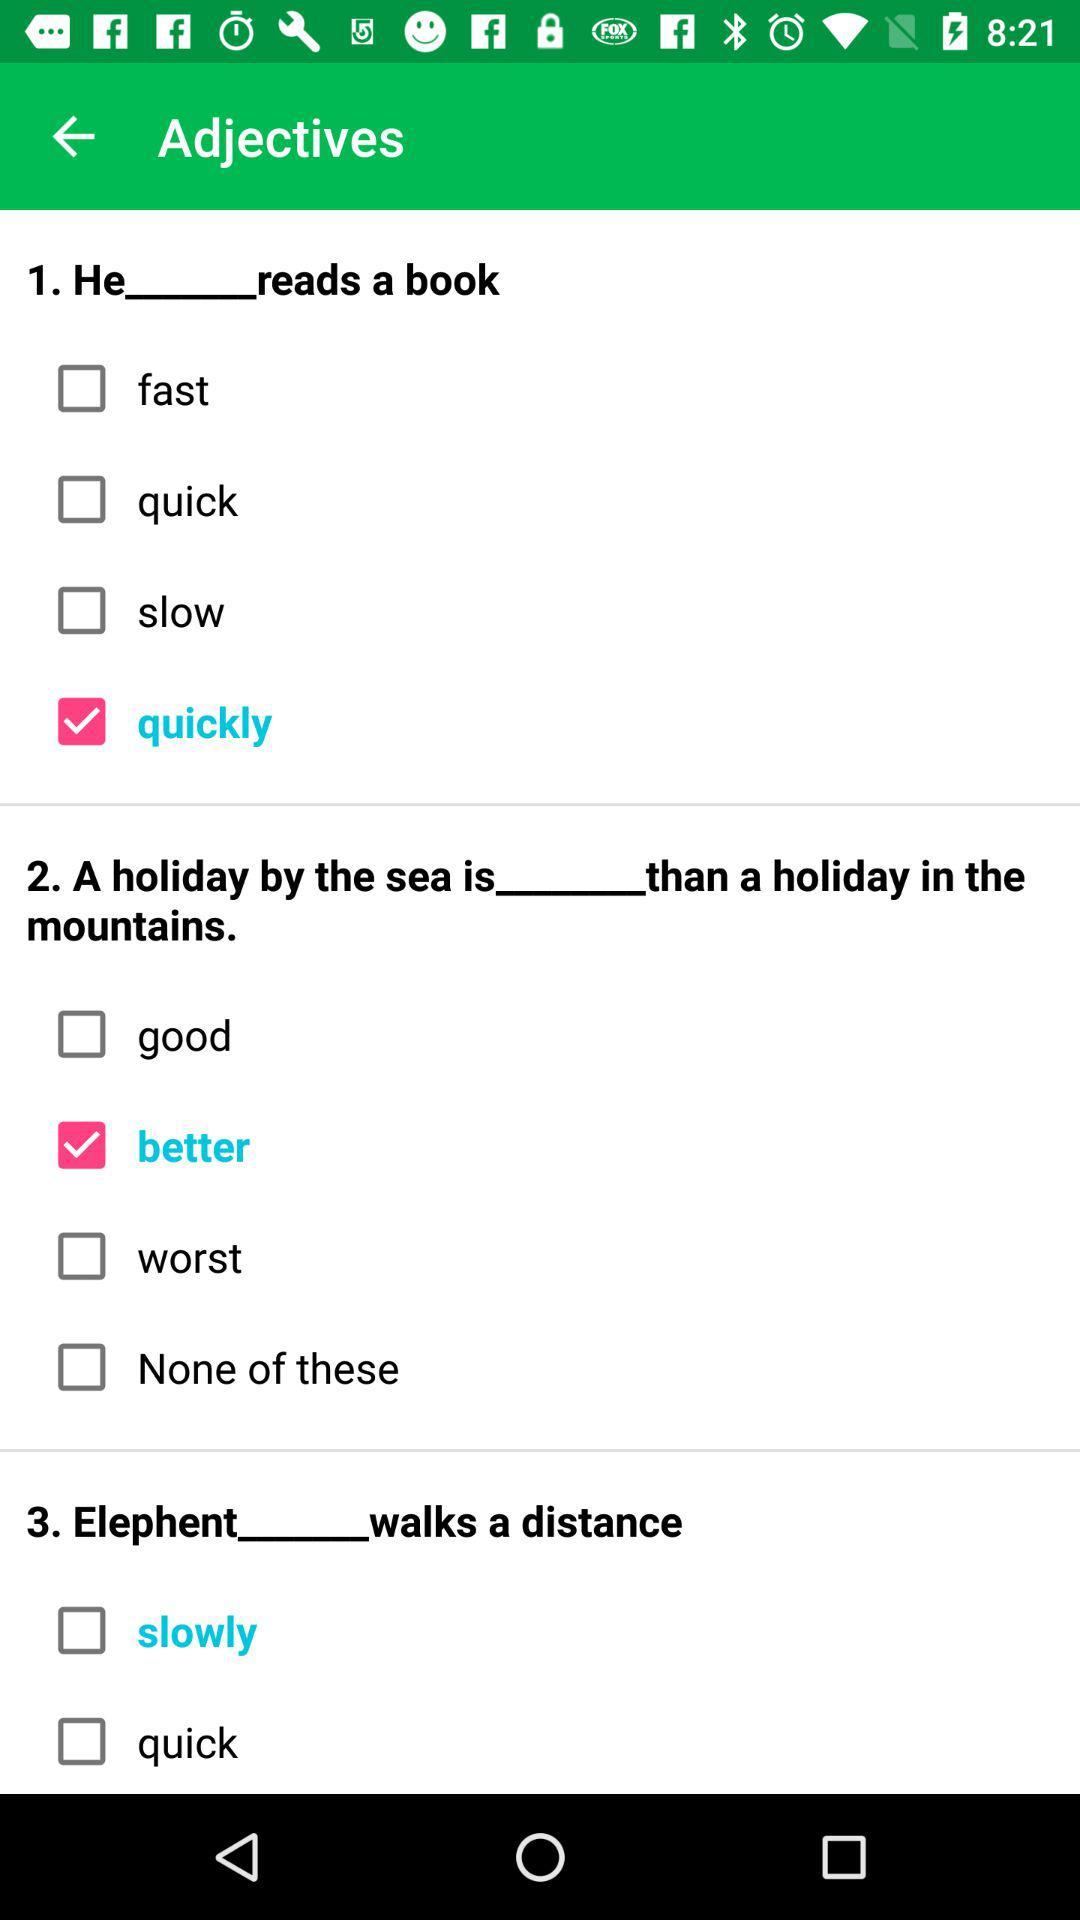 This screenshot has height=1920, width=1080. Describe the element at coordinates (587, 1034) in the screenshot. I see `the icon above the better icon` at that location.